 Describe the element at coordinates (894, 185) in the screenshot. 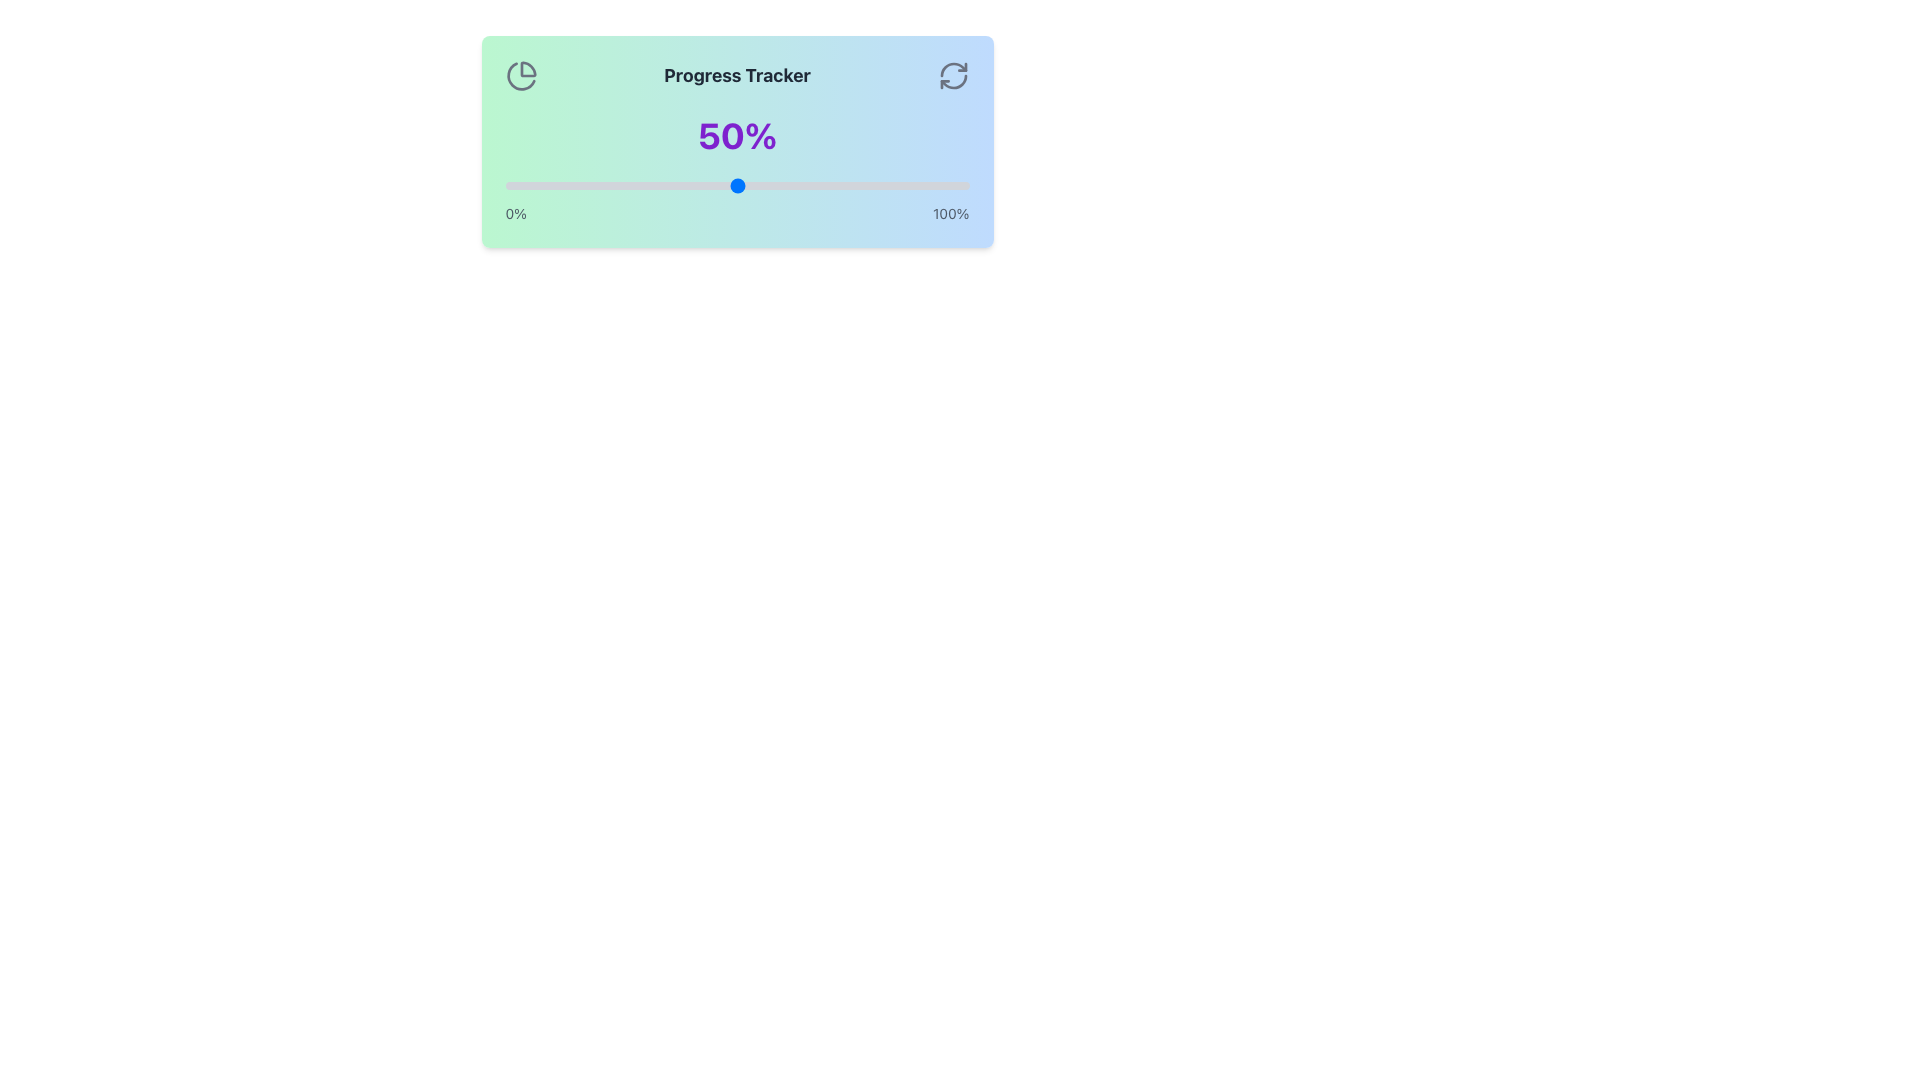

I see `the progress tracker value` at that location.